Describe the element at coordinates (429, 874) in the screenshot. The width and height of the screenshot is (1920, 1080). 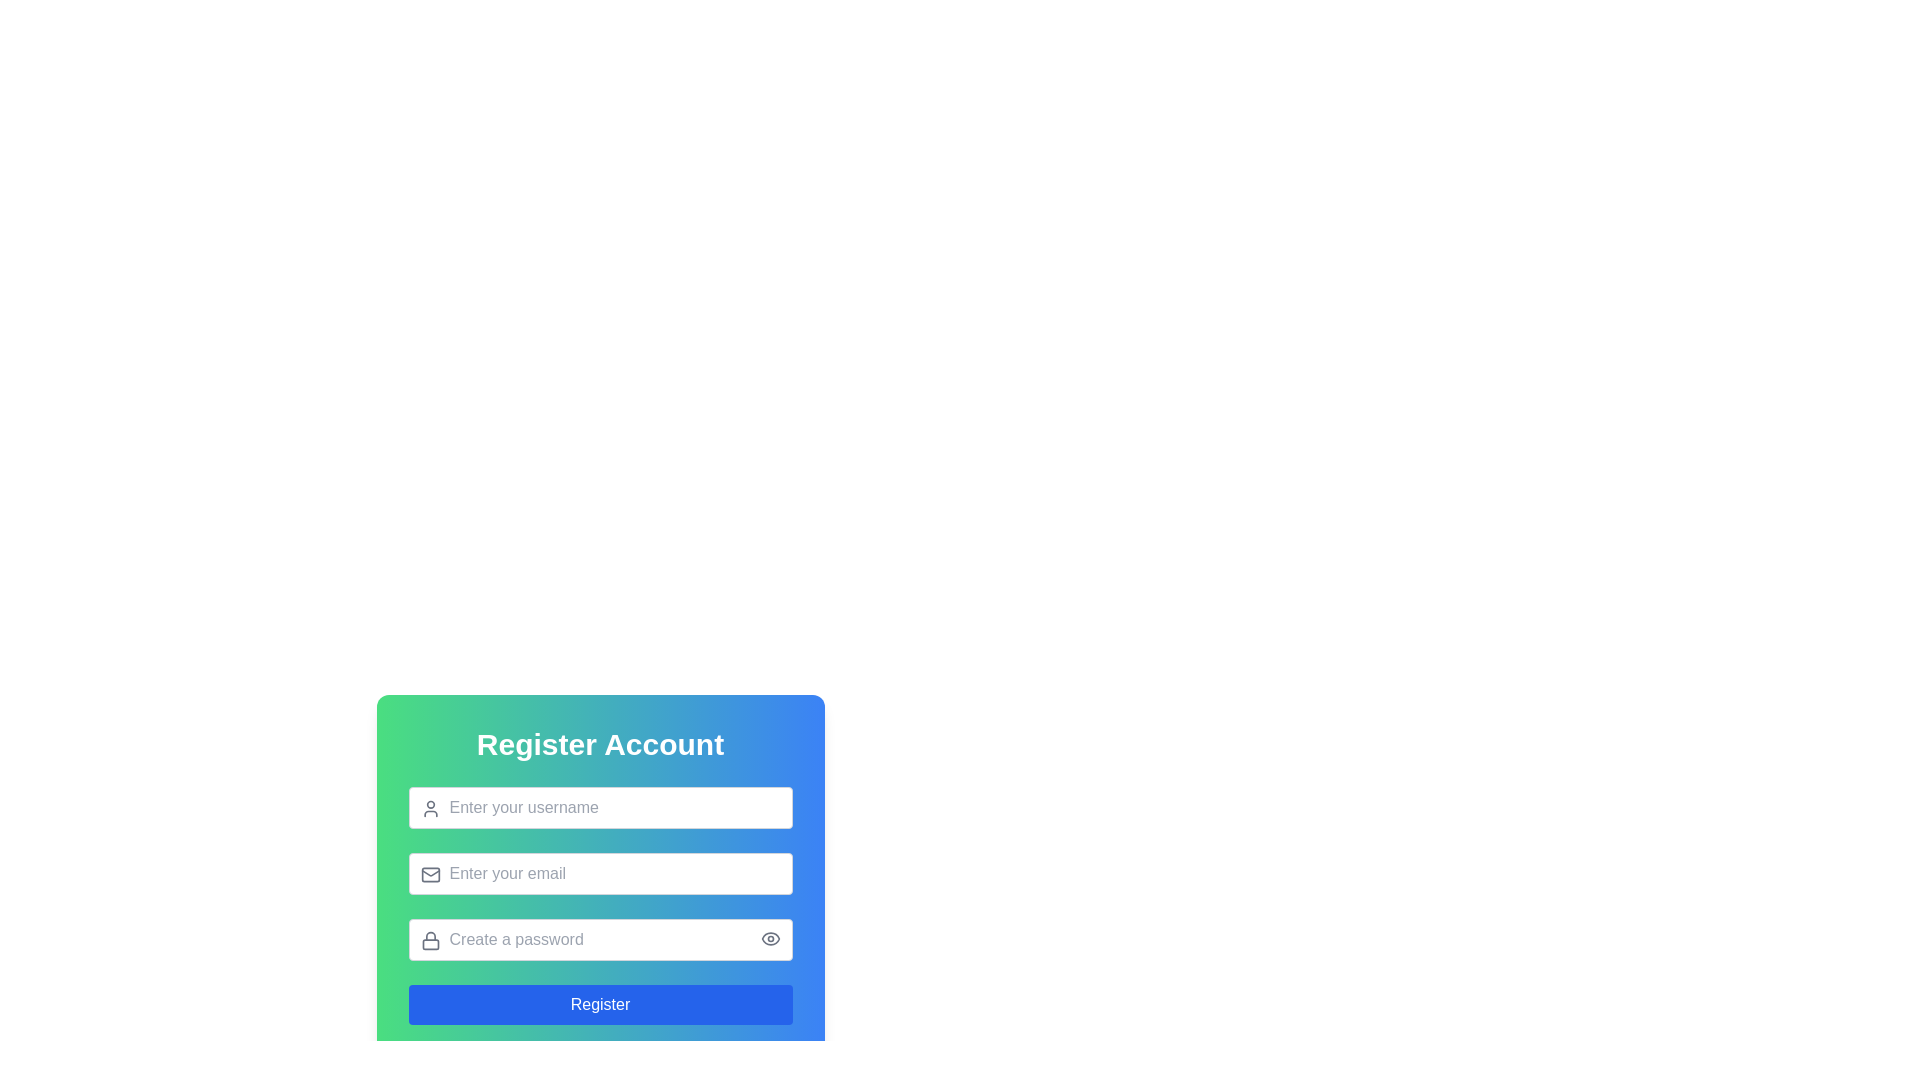
I see `the small gray mail icon representing an envelope, located inside the second input field of the 'Register Account' form, on the left side of the placeholder text 'Enter your email.'` at that location.